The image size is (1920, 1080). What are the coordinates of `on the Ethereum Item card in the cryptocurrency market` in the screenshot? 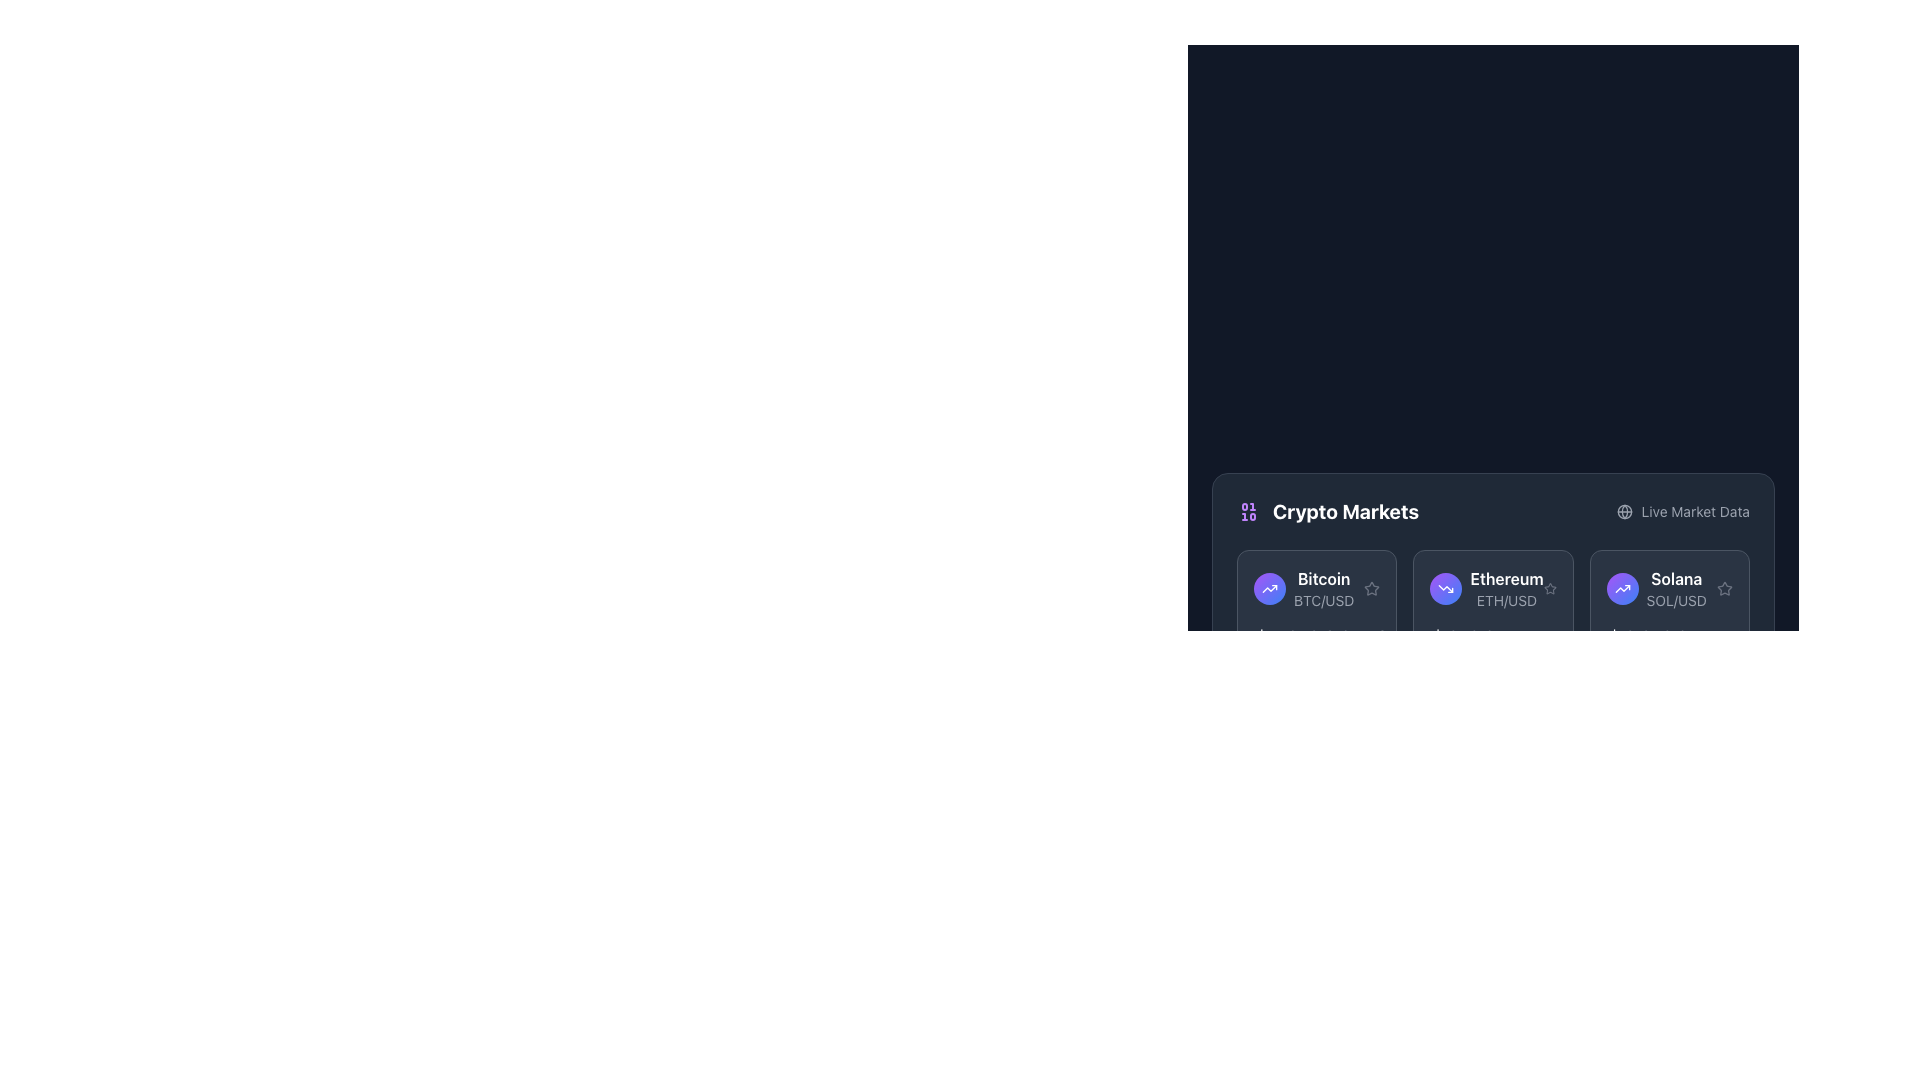 It's located at (1493, 588).